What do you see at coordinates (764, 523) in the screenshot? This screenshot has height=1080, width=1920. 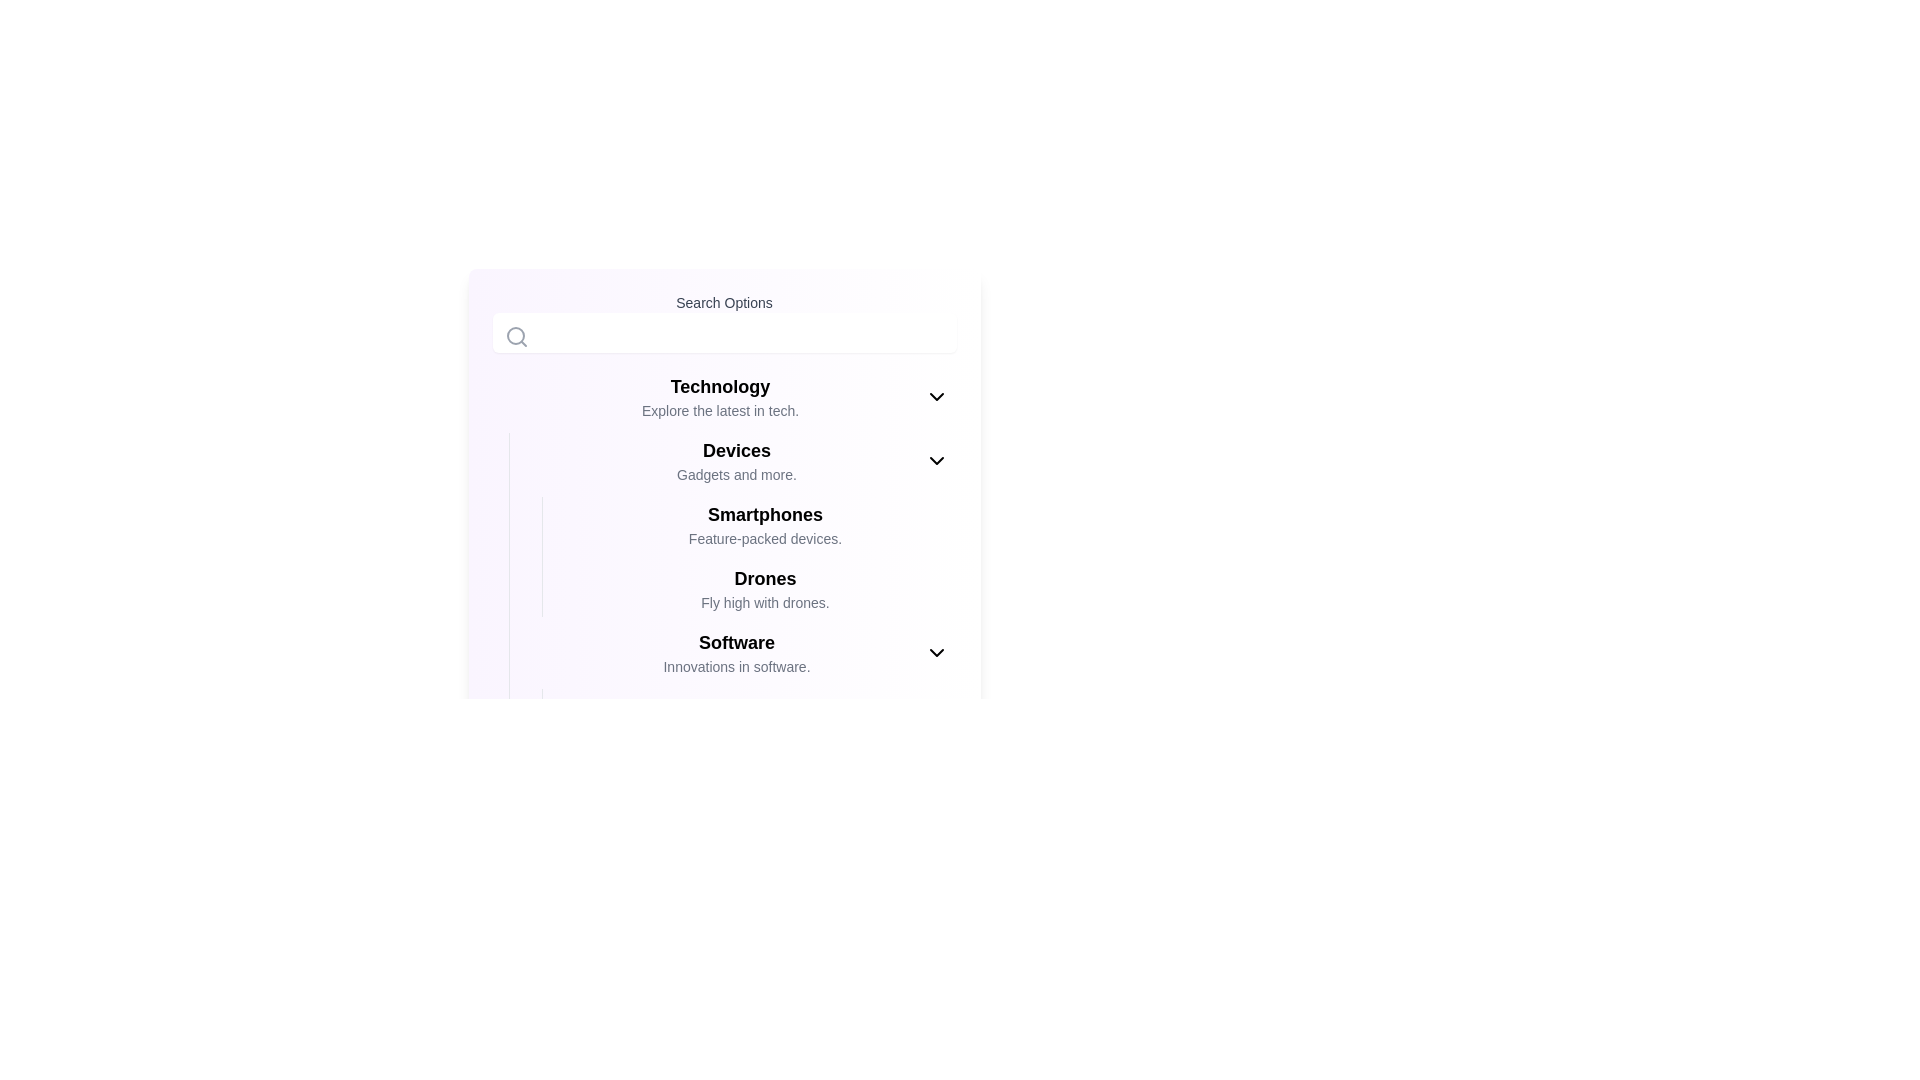 I see `the third option in the dropdown menu under the 'Devices' category` at bounding box center [764, 523].